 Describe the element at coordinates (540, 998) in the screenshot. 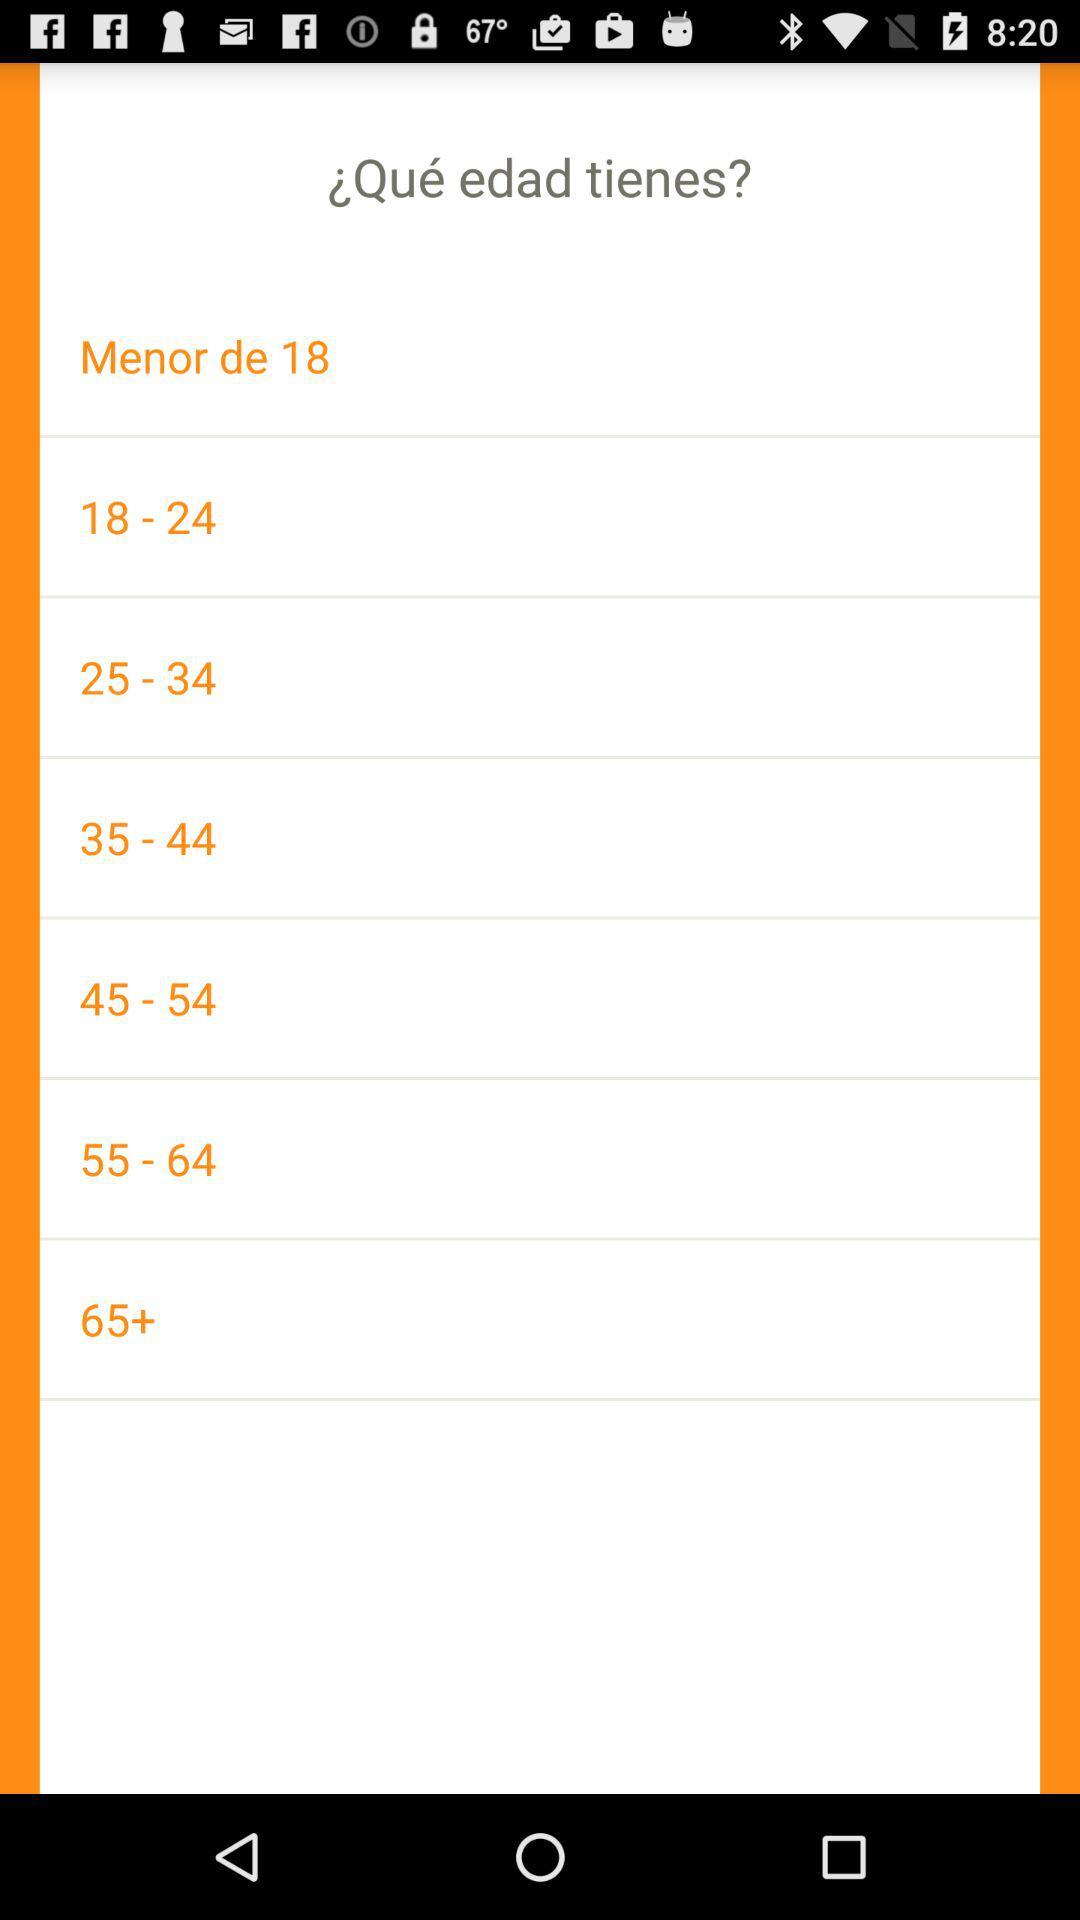

I see `the 45 - 54` at that location.